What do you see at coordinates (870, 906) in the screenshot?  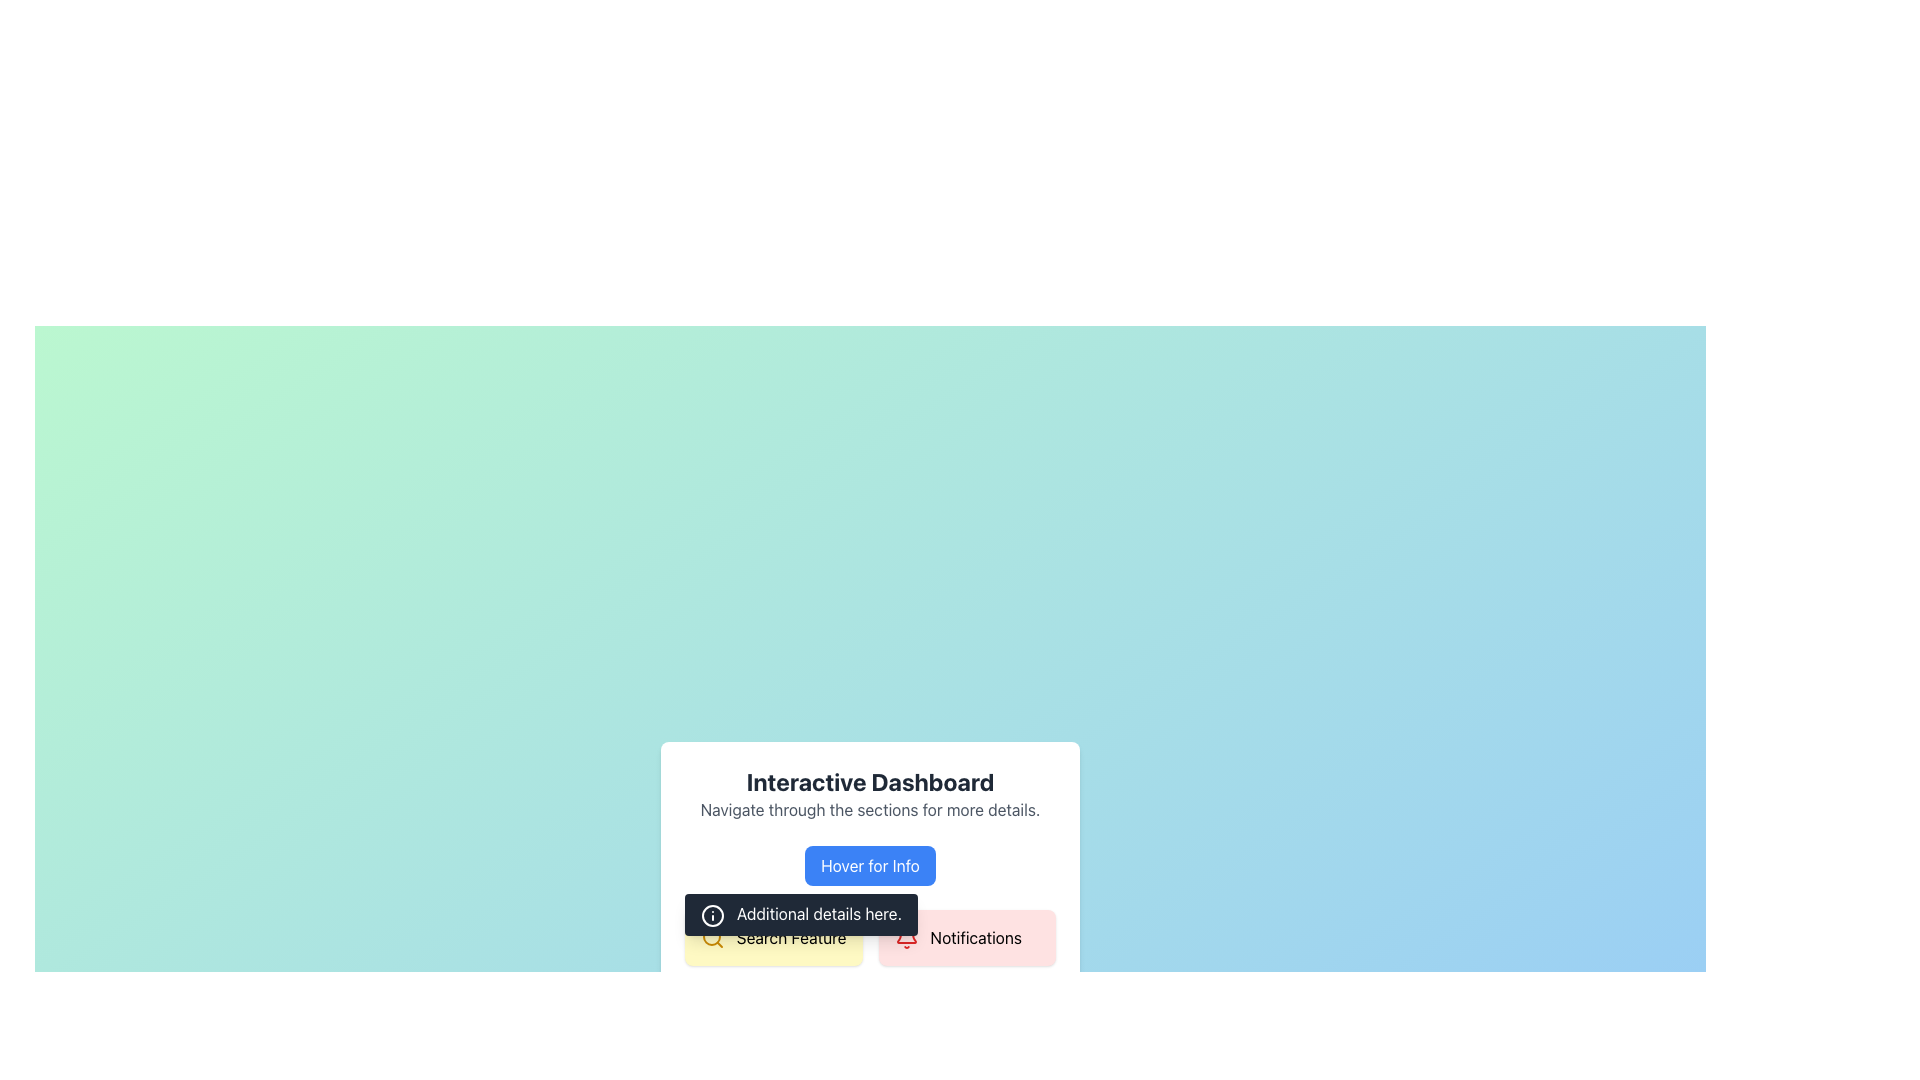 I see `the interactive tiles in the composite section that provides access to 'Search Feature' and 'Notifications'` at bounding box center [870, 906].